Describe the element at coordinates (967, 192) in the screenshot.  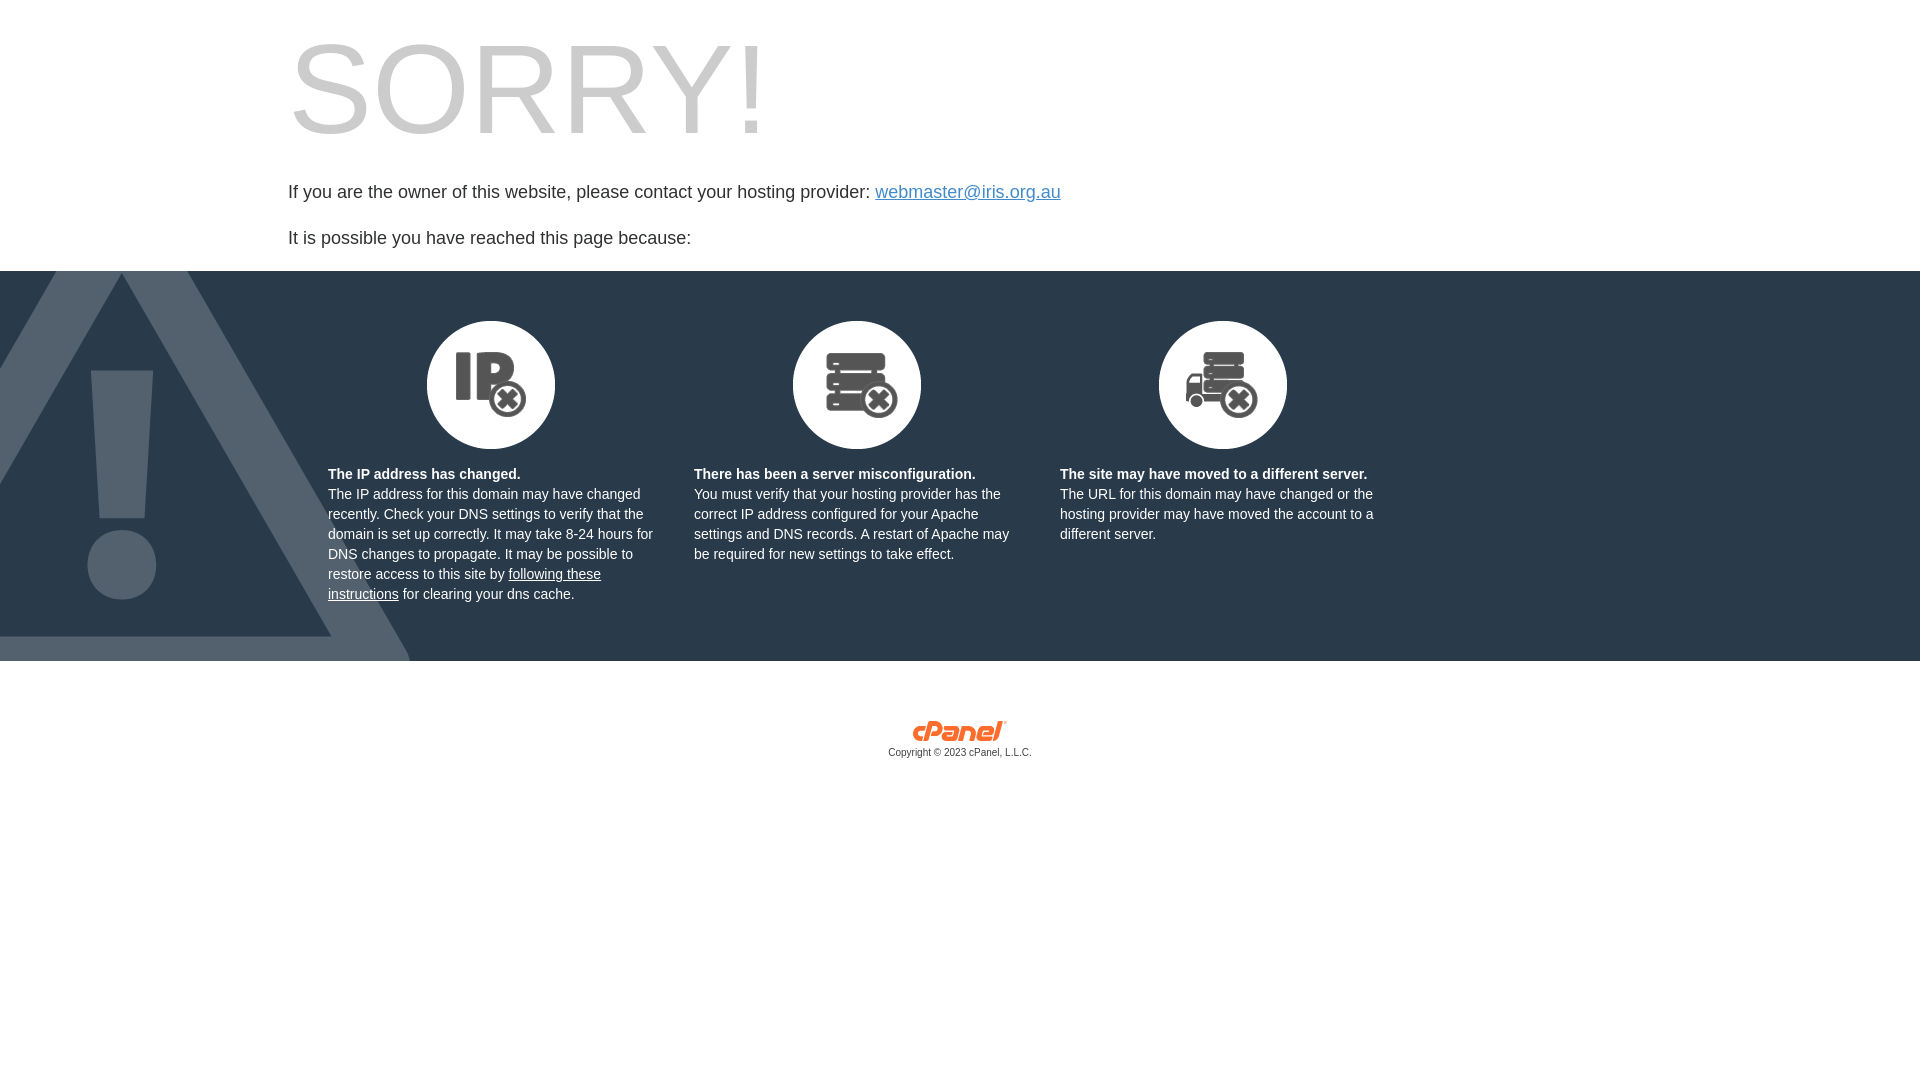
I see `'webmaster@iris.org.au'` at that location.